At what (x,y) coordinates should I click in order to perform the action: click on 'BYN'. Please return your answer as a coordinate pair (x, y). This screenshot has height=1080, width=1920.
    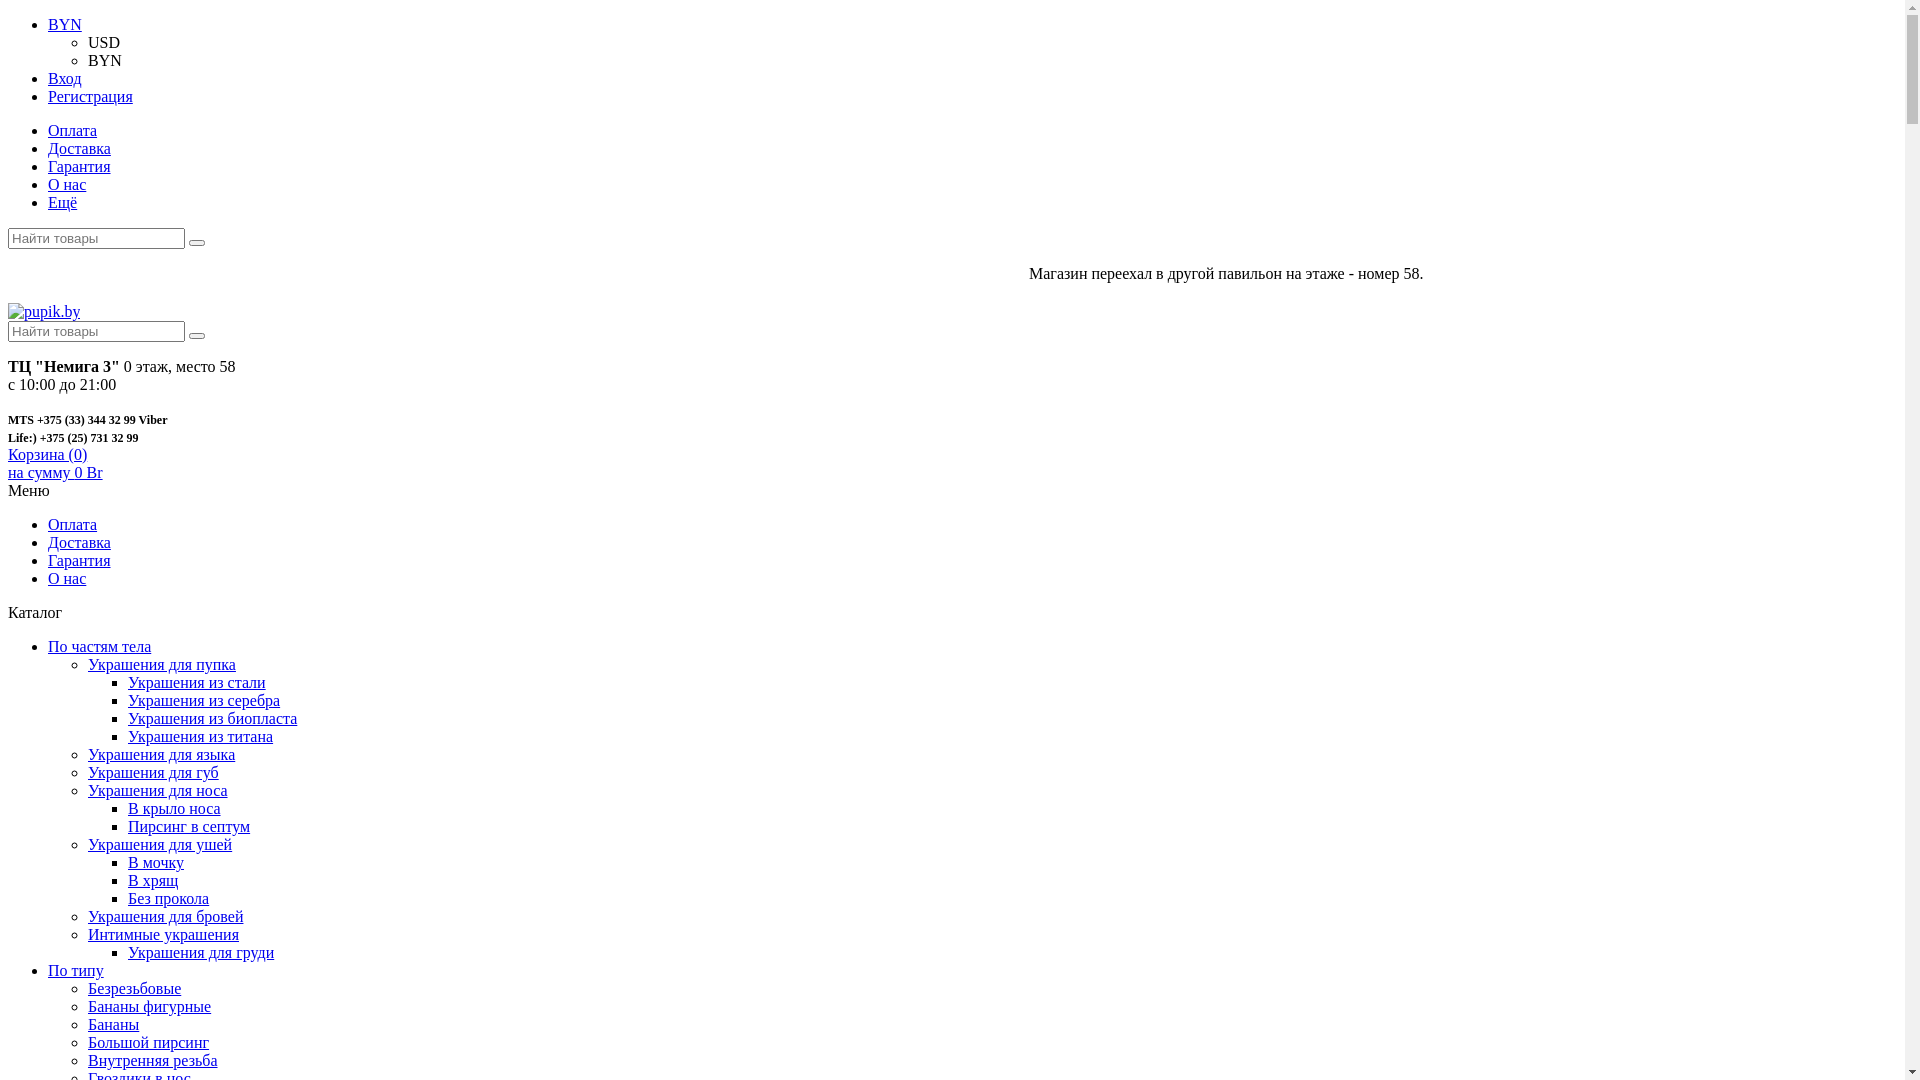
    Looking at the image, I should click on (104, 59).